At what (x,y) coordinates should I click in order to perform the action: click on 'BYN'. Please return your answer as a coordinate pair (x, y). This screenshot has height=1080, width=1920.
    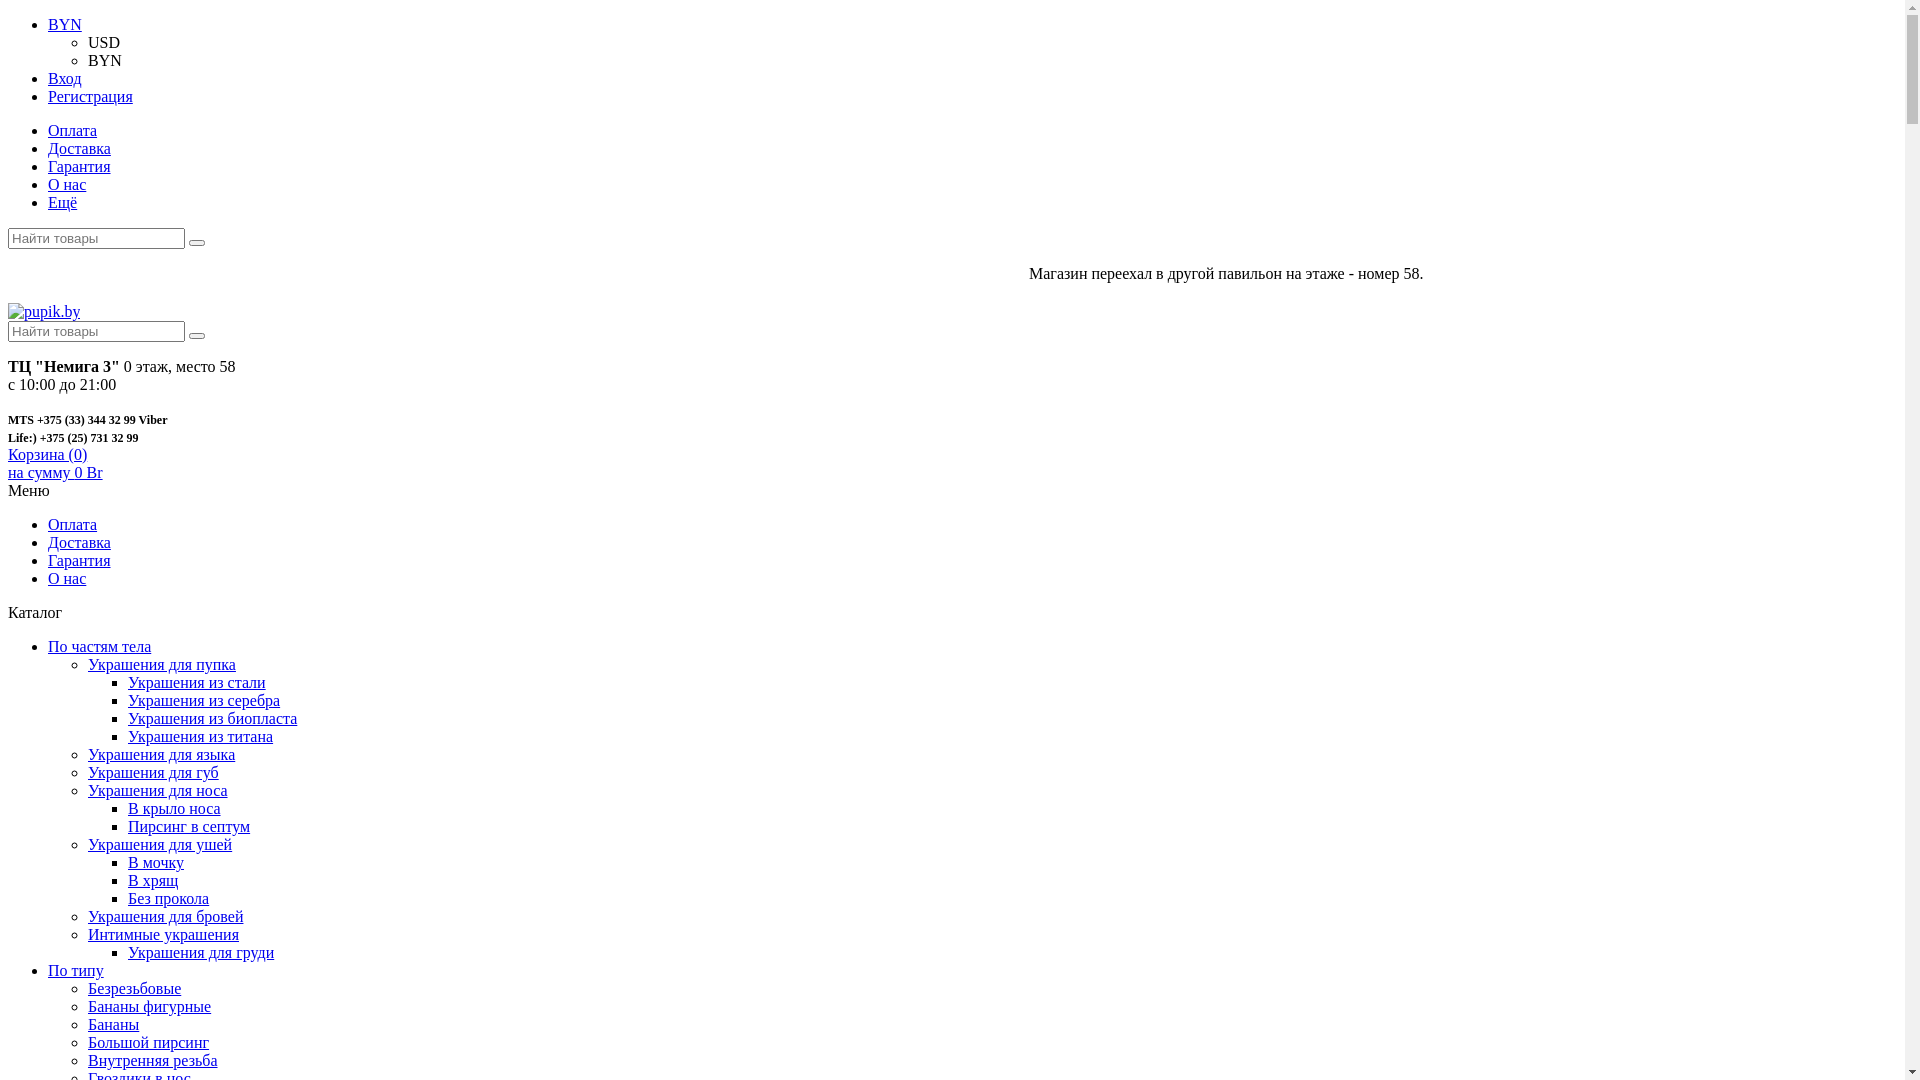
    Looking at the image, I should click on (104, 59).